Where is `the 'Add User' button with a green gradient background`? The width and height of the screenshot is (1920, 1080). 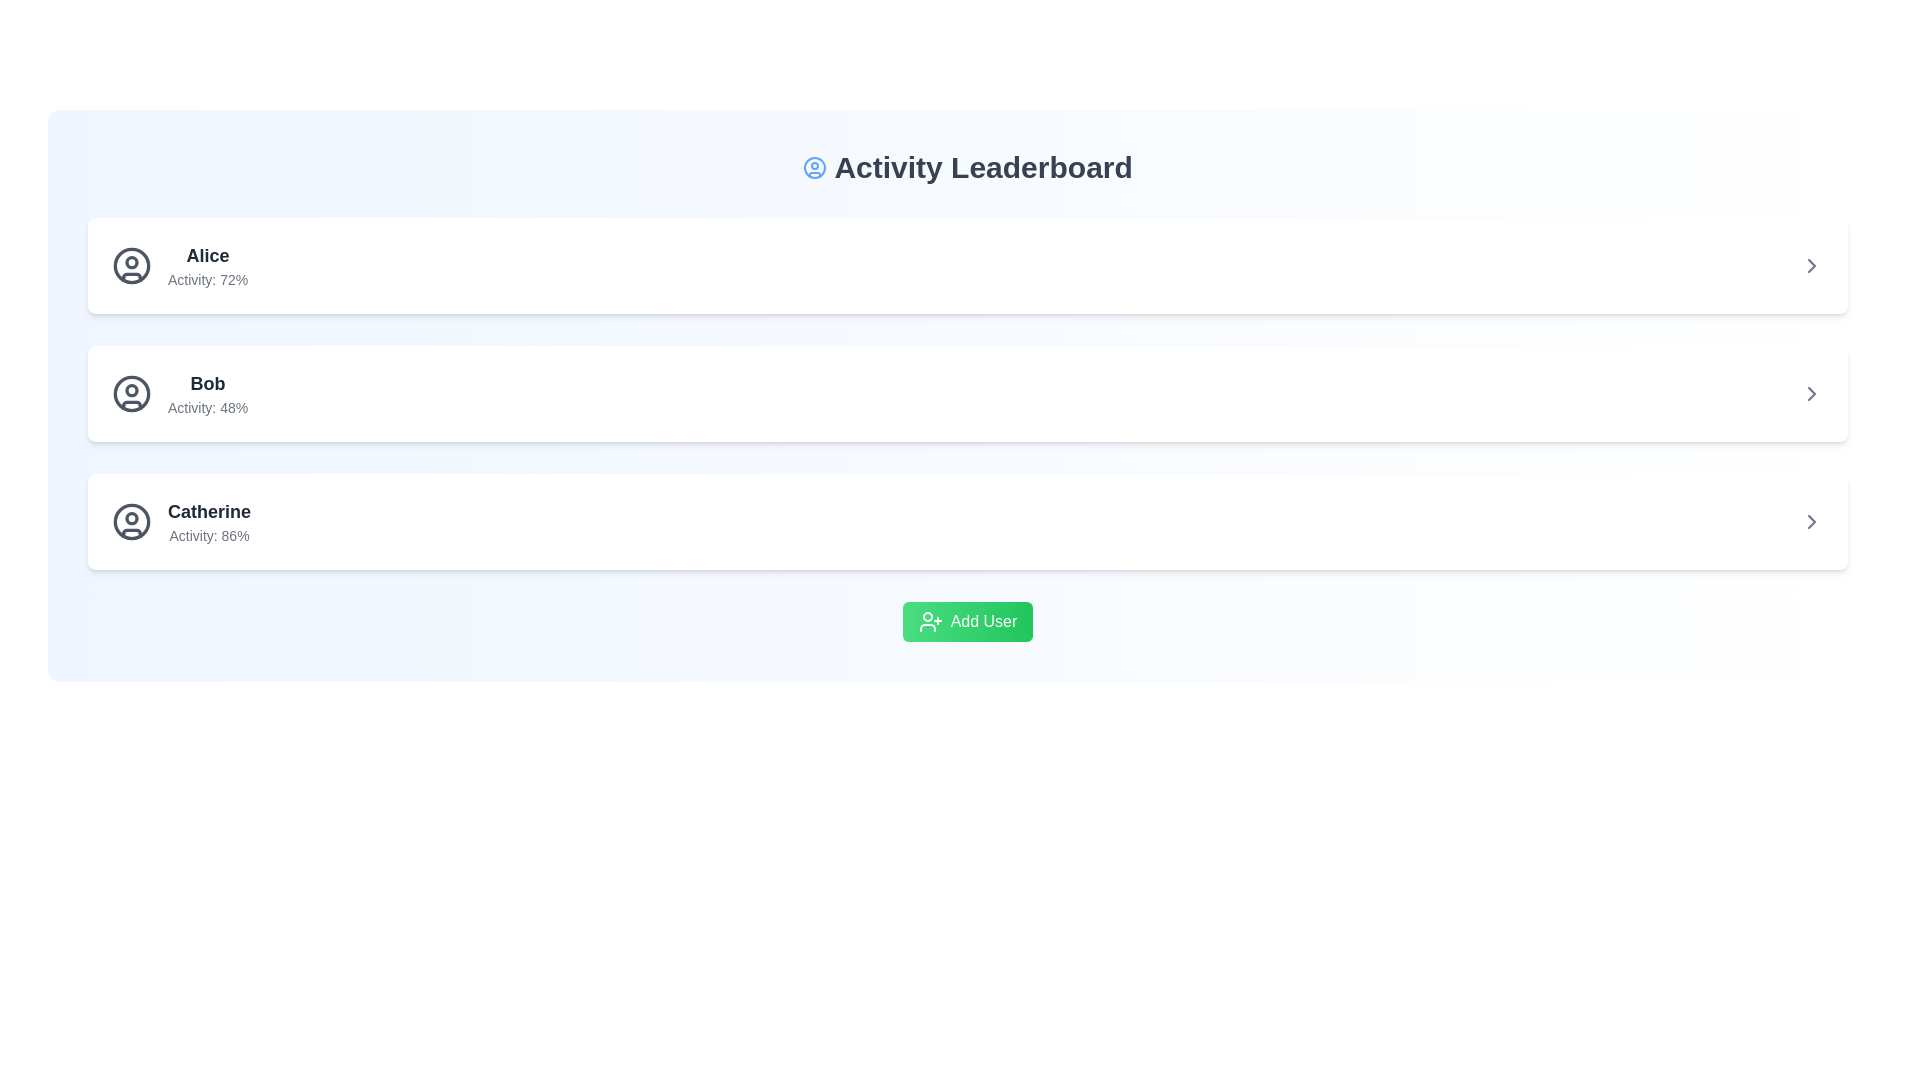
the 'Add User' button with a green gradient background is located at coordinates (968, 620).